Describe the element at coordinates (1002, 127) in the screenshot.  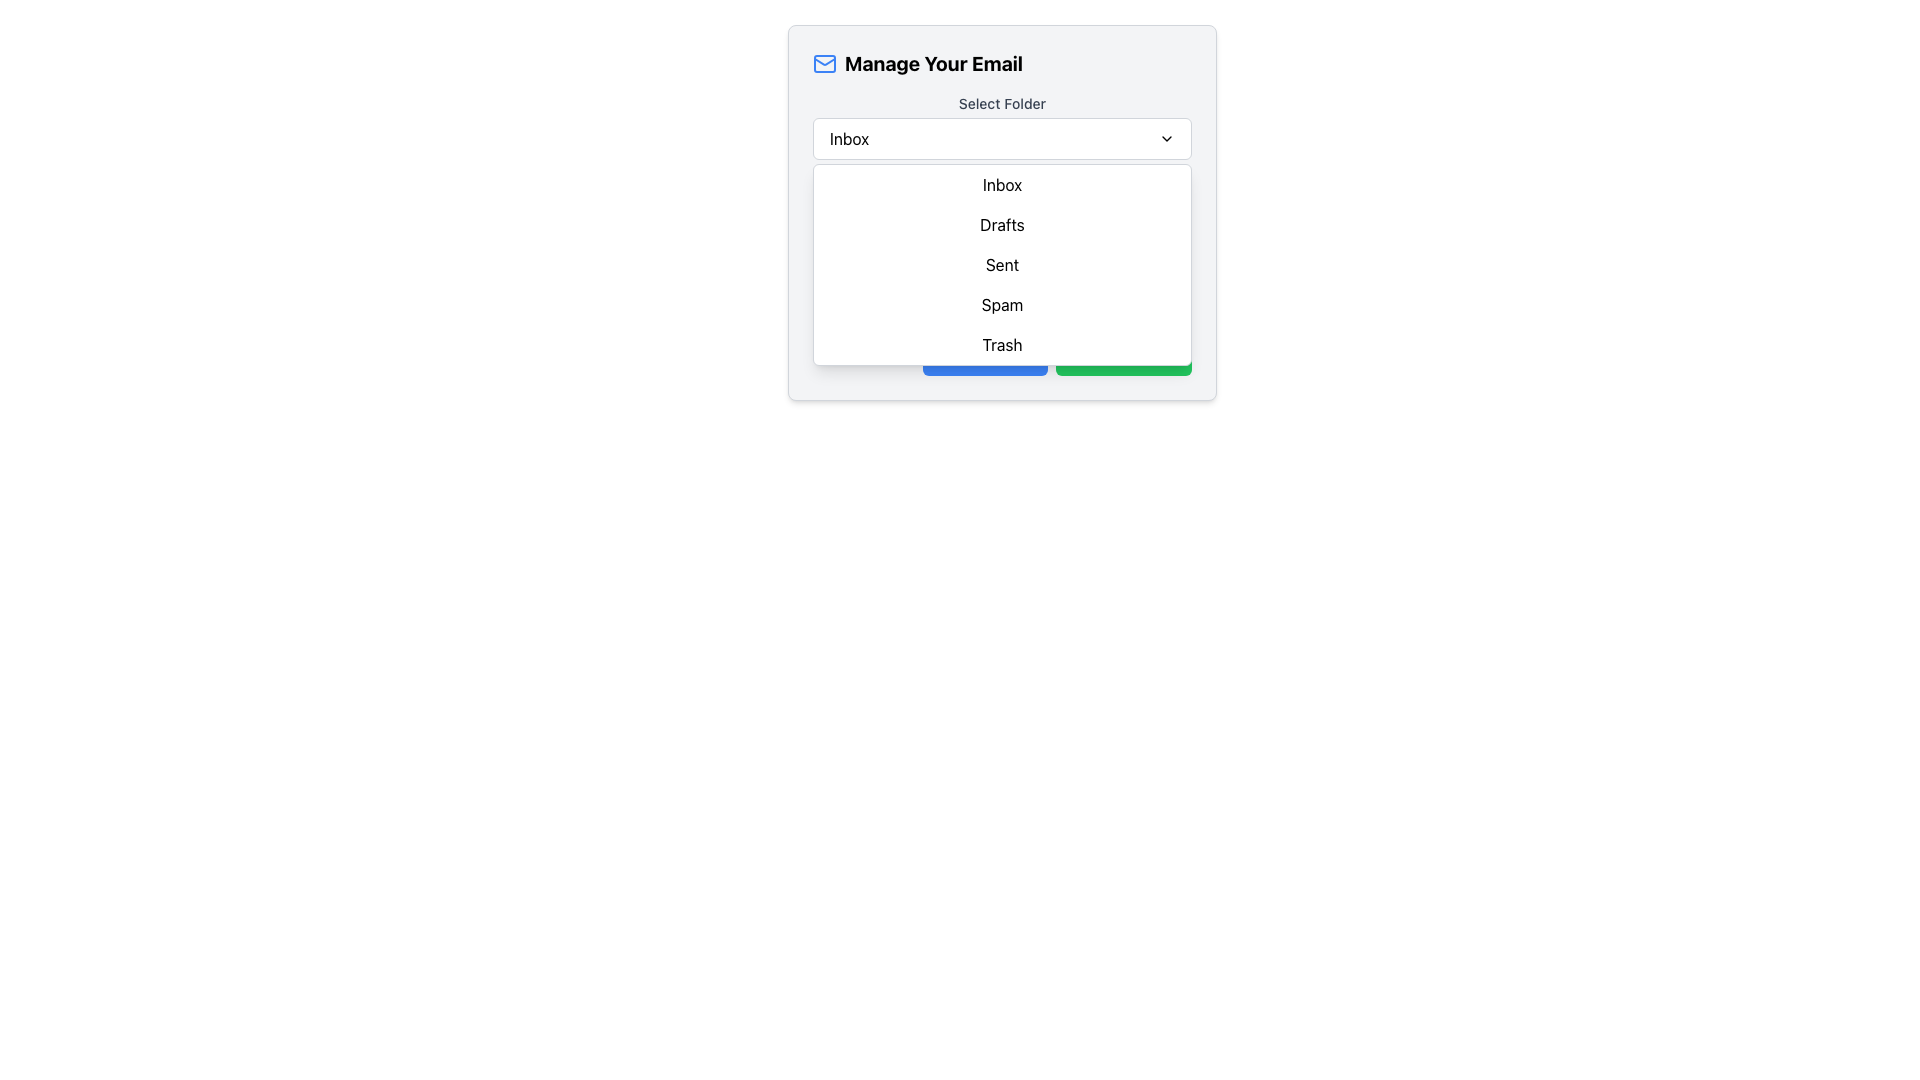
I see `a folder from the 'Select Folder' dropdown menu located below the 'Manage Your Email' heading by clicking on it` at that location.